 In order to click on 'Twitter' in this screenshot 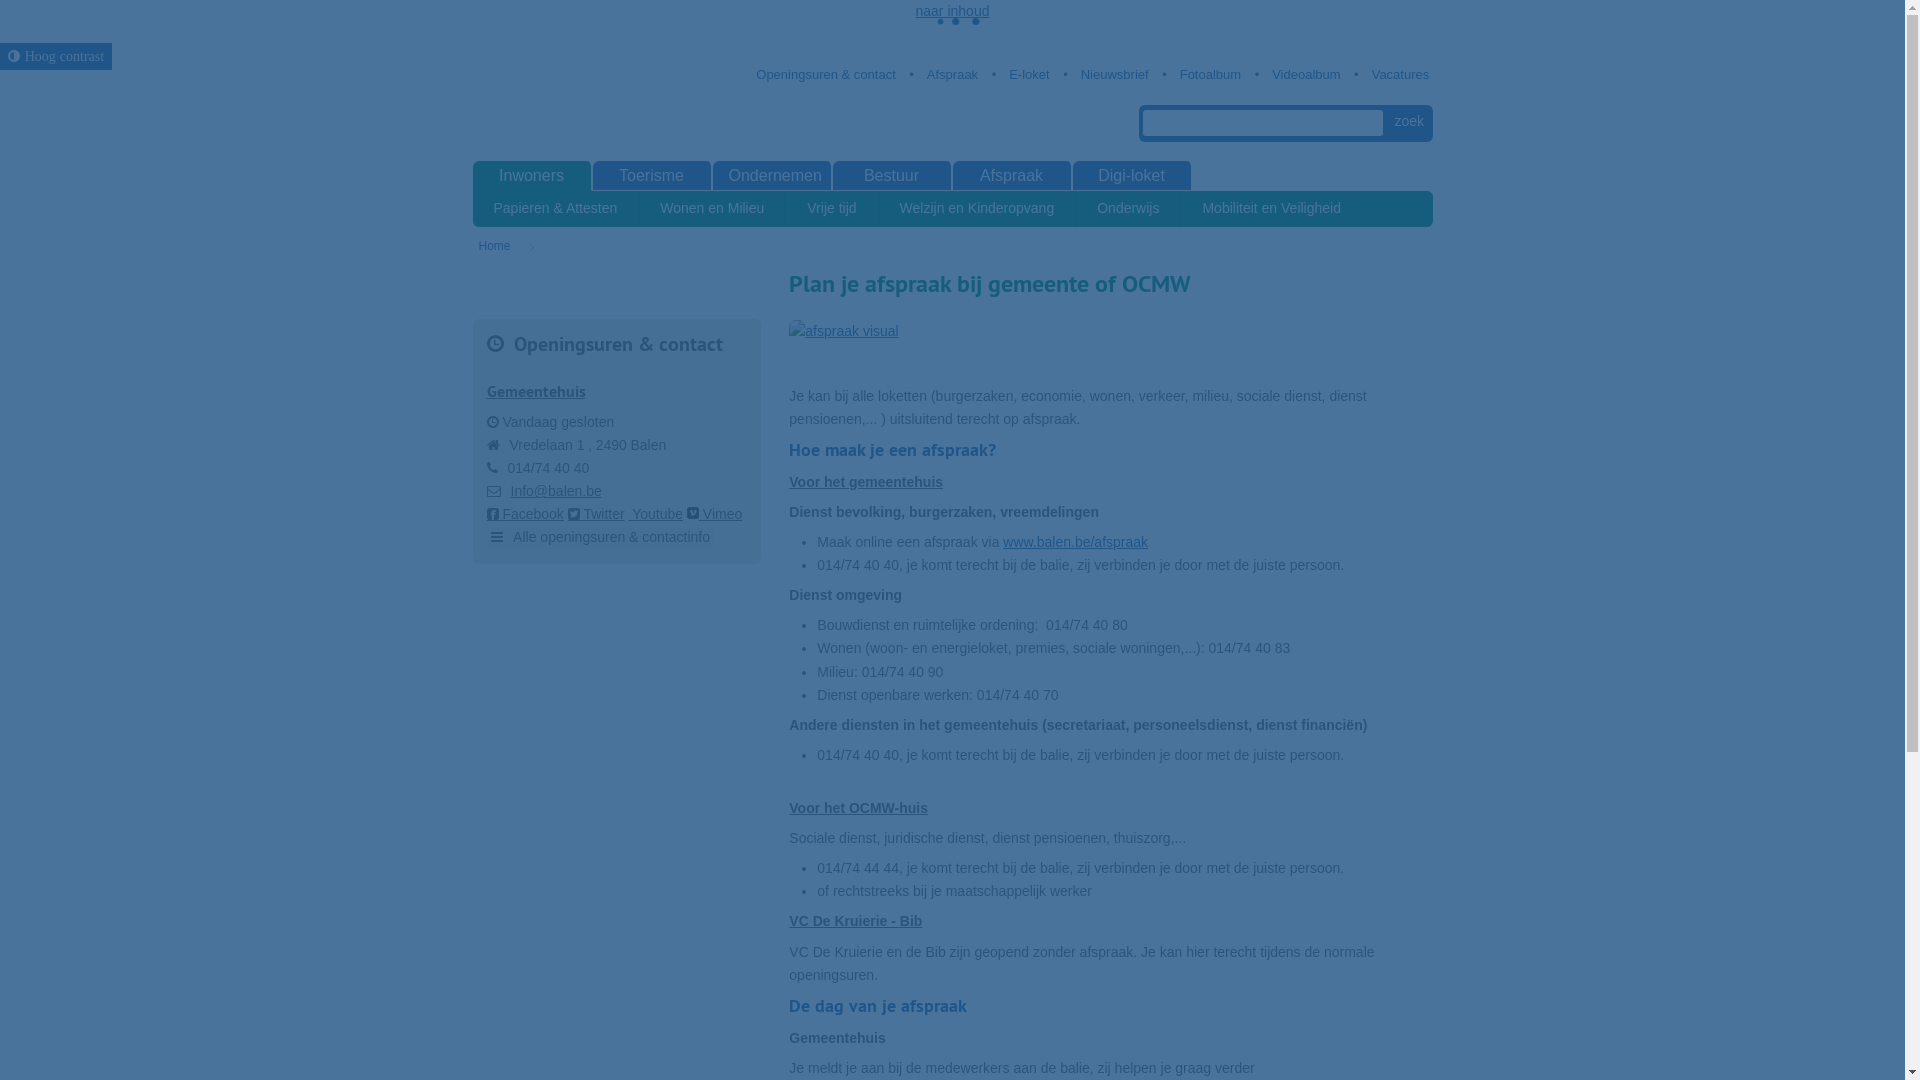, I will do `click(595, 512)`.